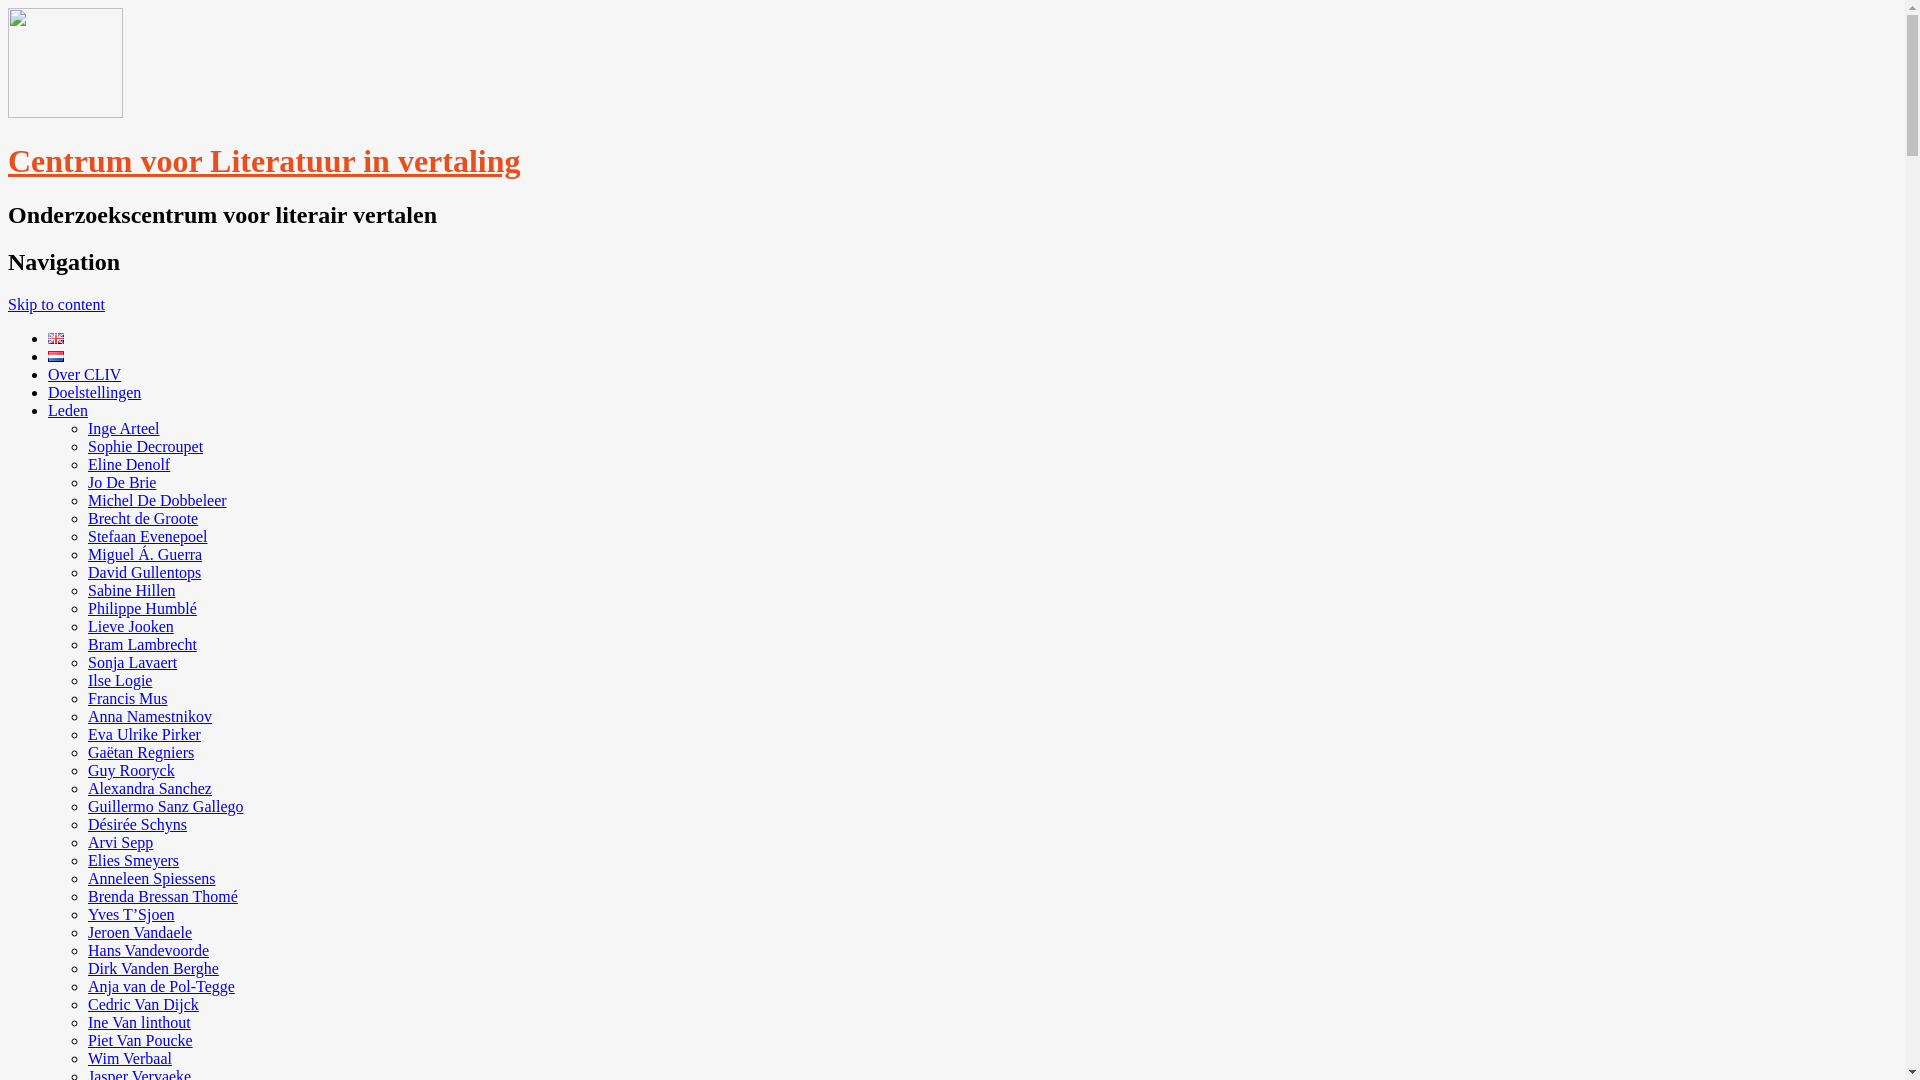 This screenshot has width=1920, height=1080. Describe the element at coordinates (86, 932) in the screenshot. I see `'Jeroen Vandaele'` at that location.